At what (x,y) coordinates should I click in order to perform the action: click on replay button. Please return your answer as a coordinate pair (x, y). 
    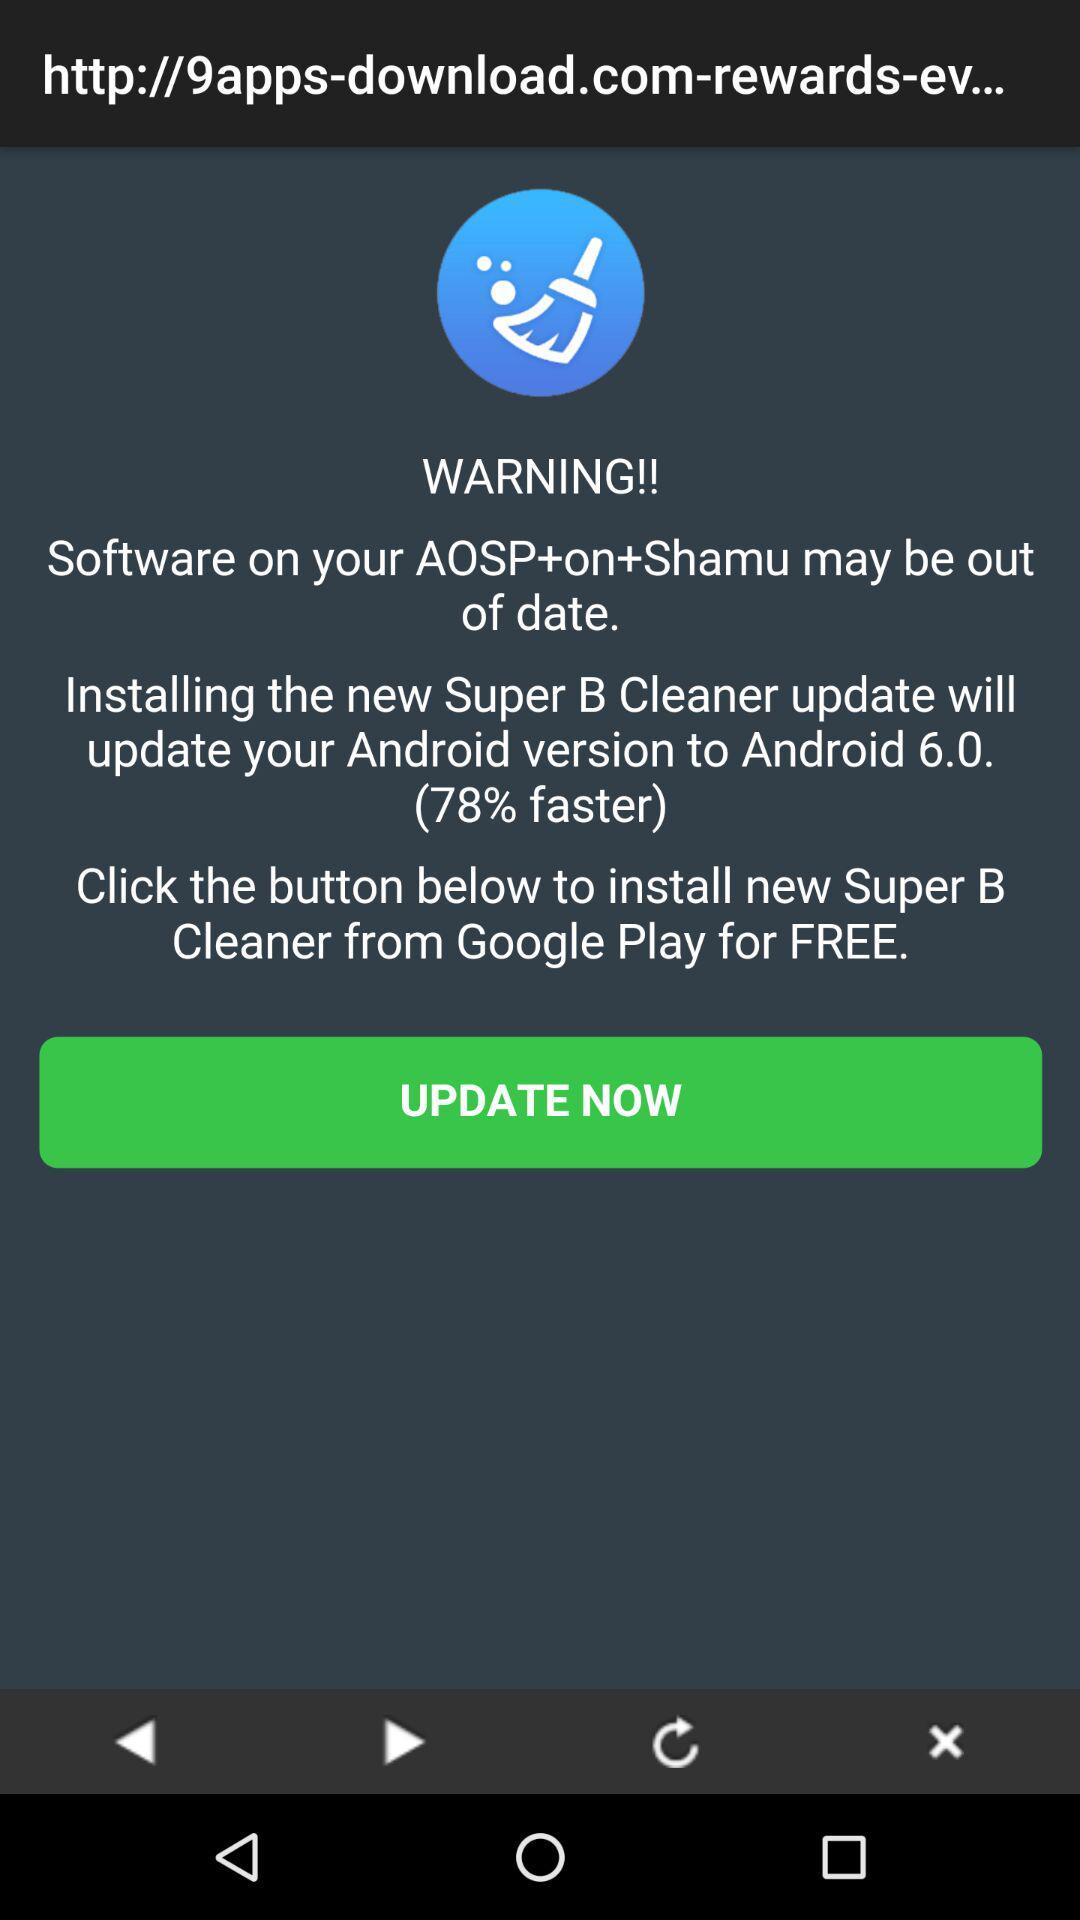
    Looking at the image, I should click on (675, 1740).